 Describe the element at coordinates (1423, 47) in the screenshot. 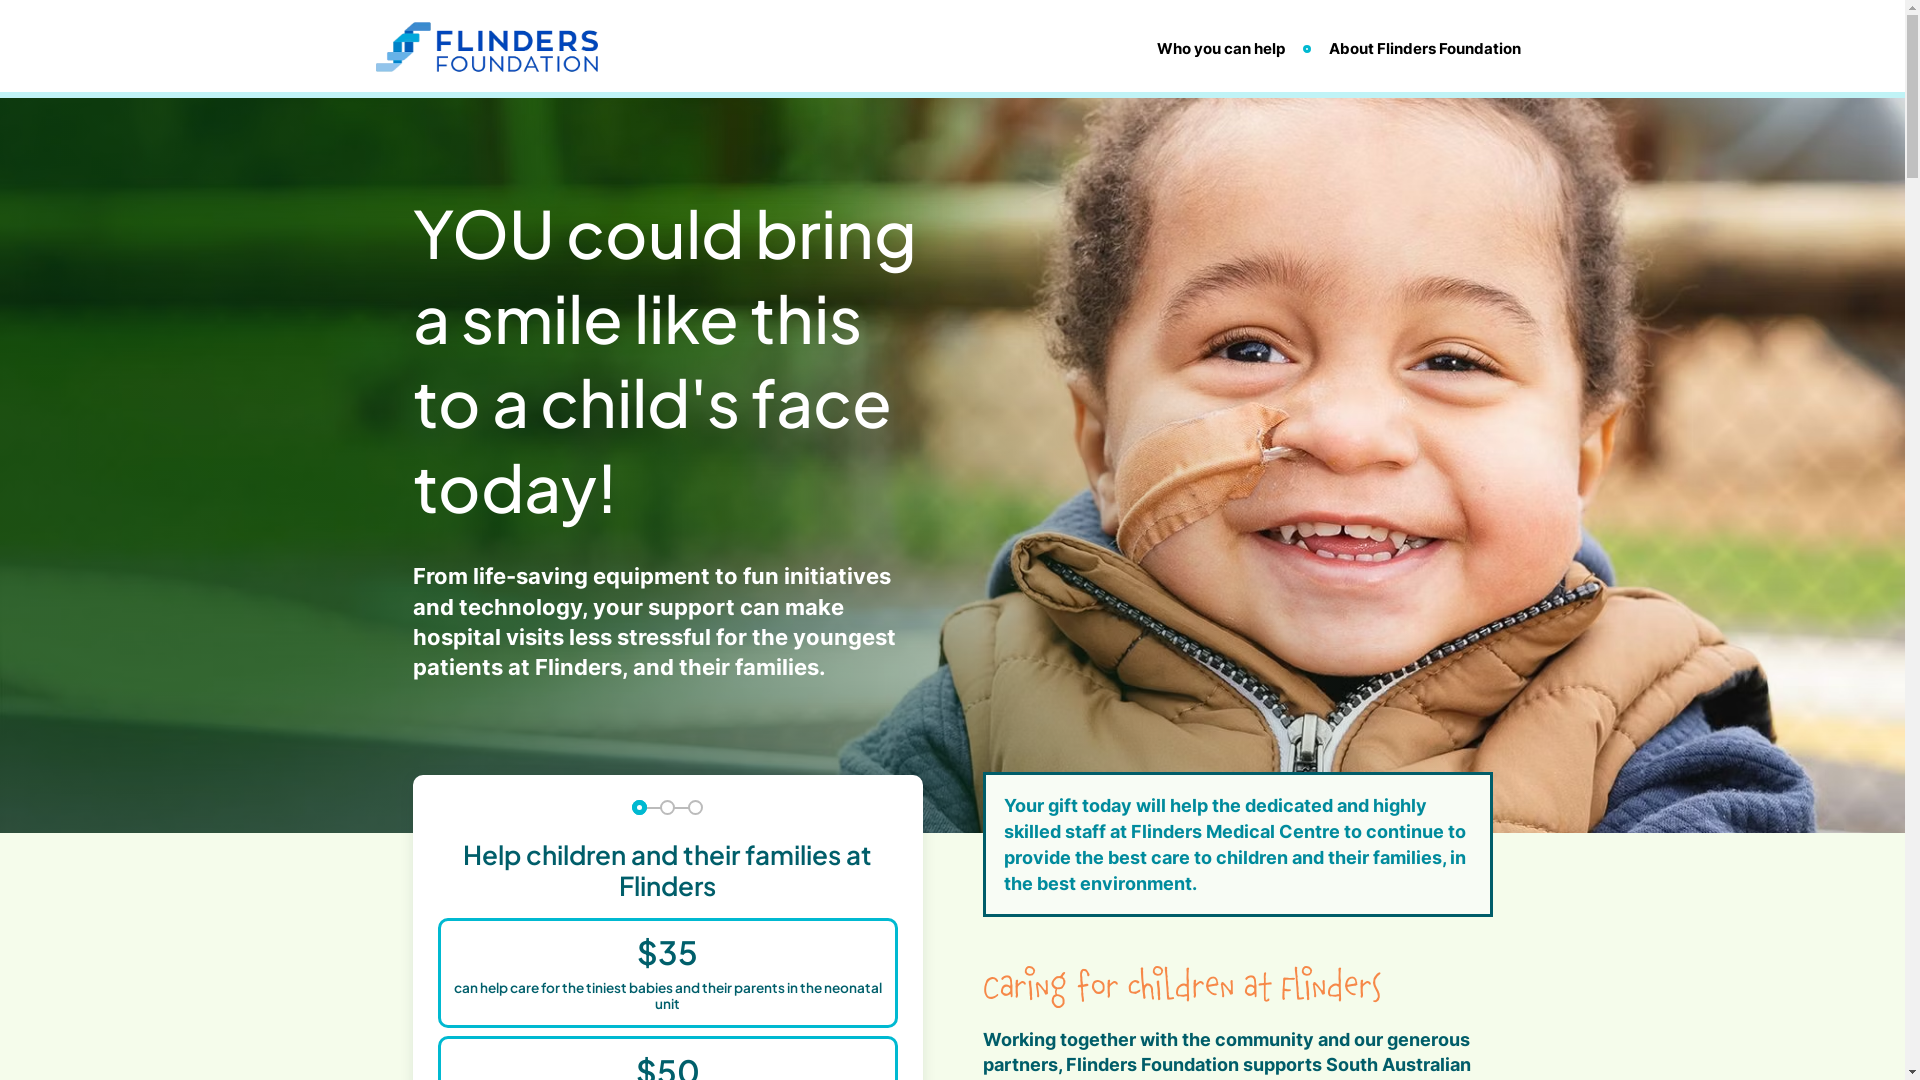

I see `'About Flinders Foundation'` at that location.